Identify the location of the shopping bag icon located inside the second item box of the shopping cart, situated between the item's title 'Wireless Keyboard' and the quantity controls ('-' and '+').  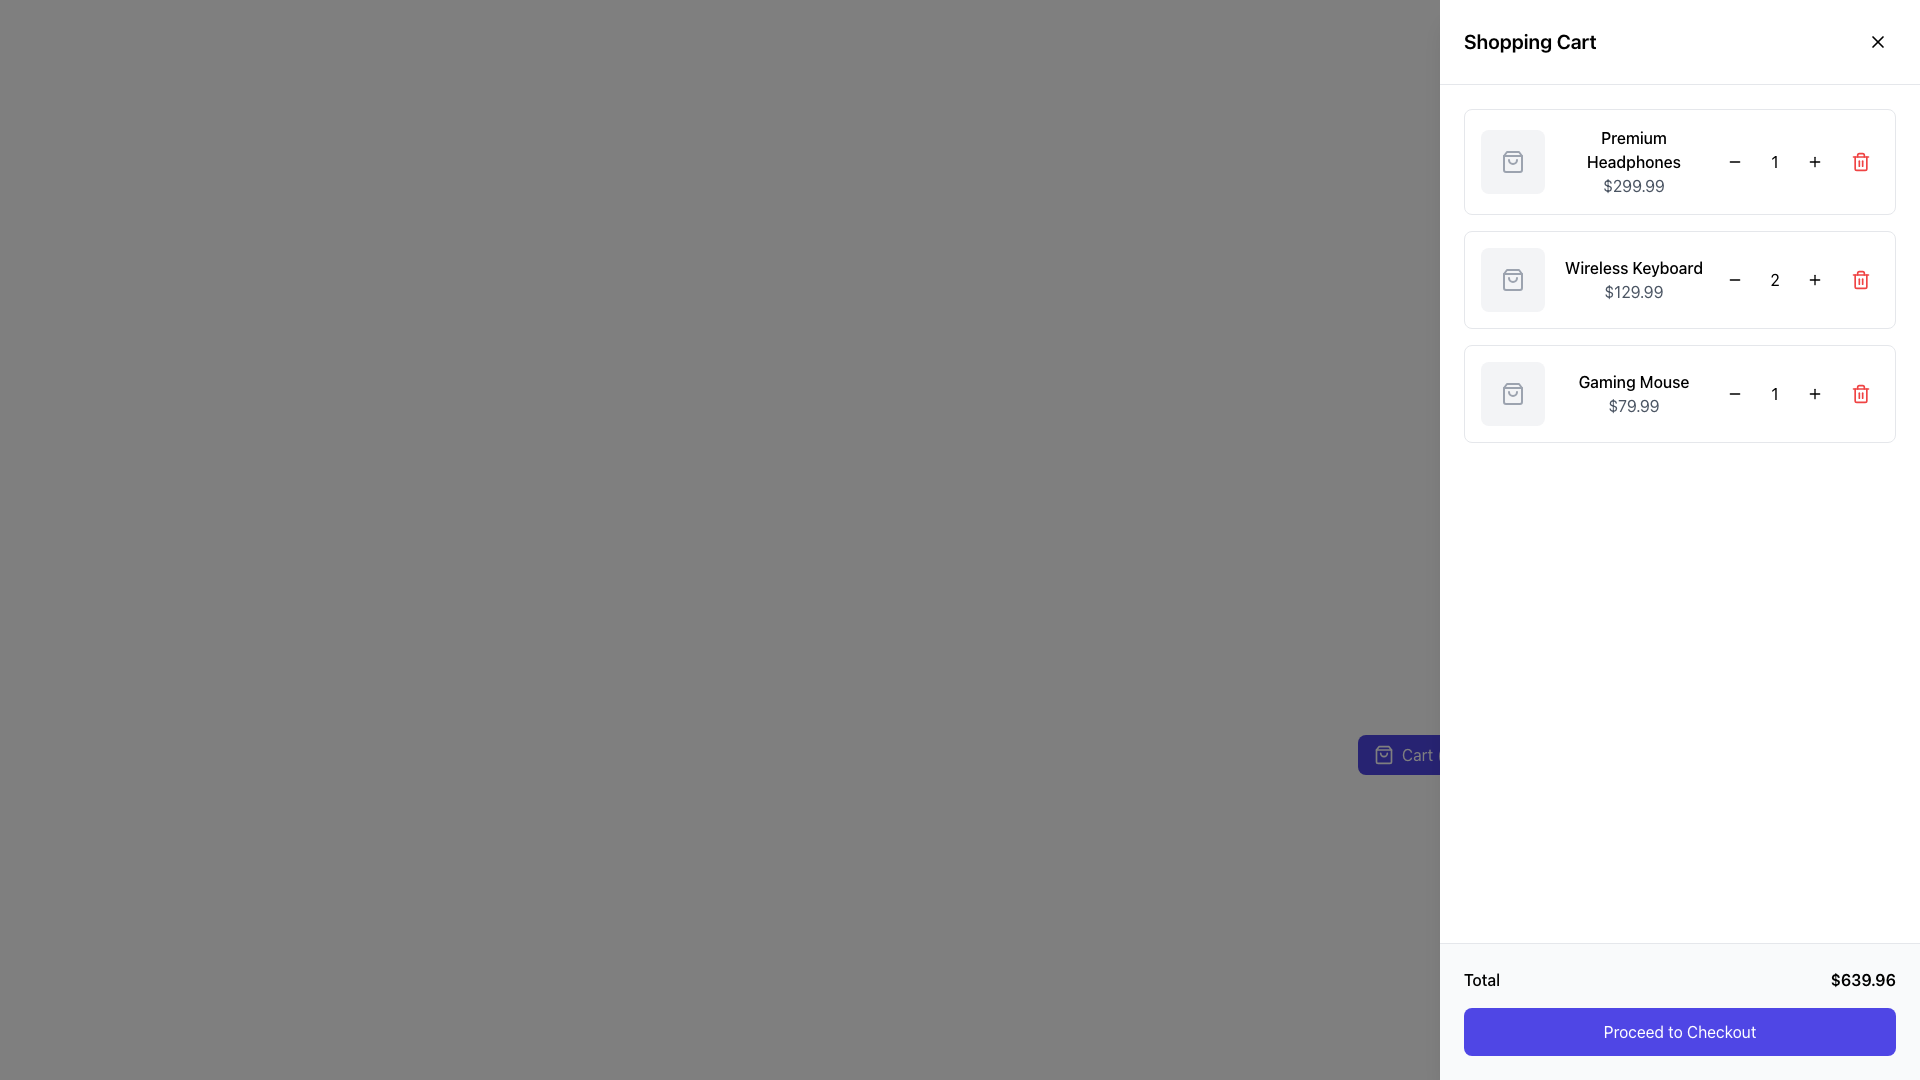
(1512, 280).